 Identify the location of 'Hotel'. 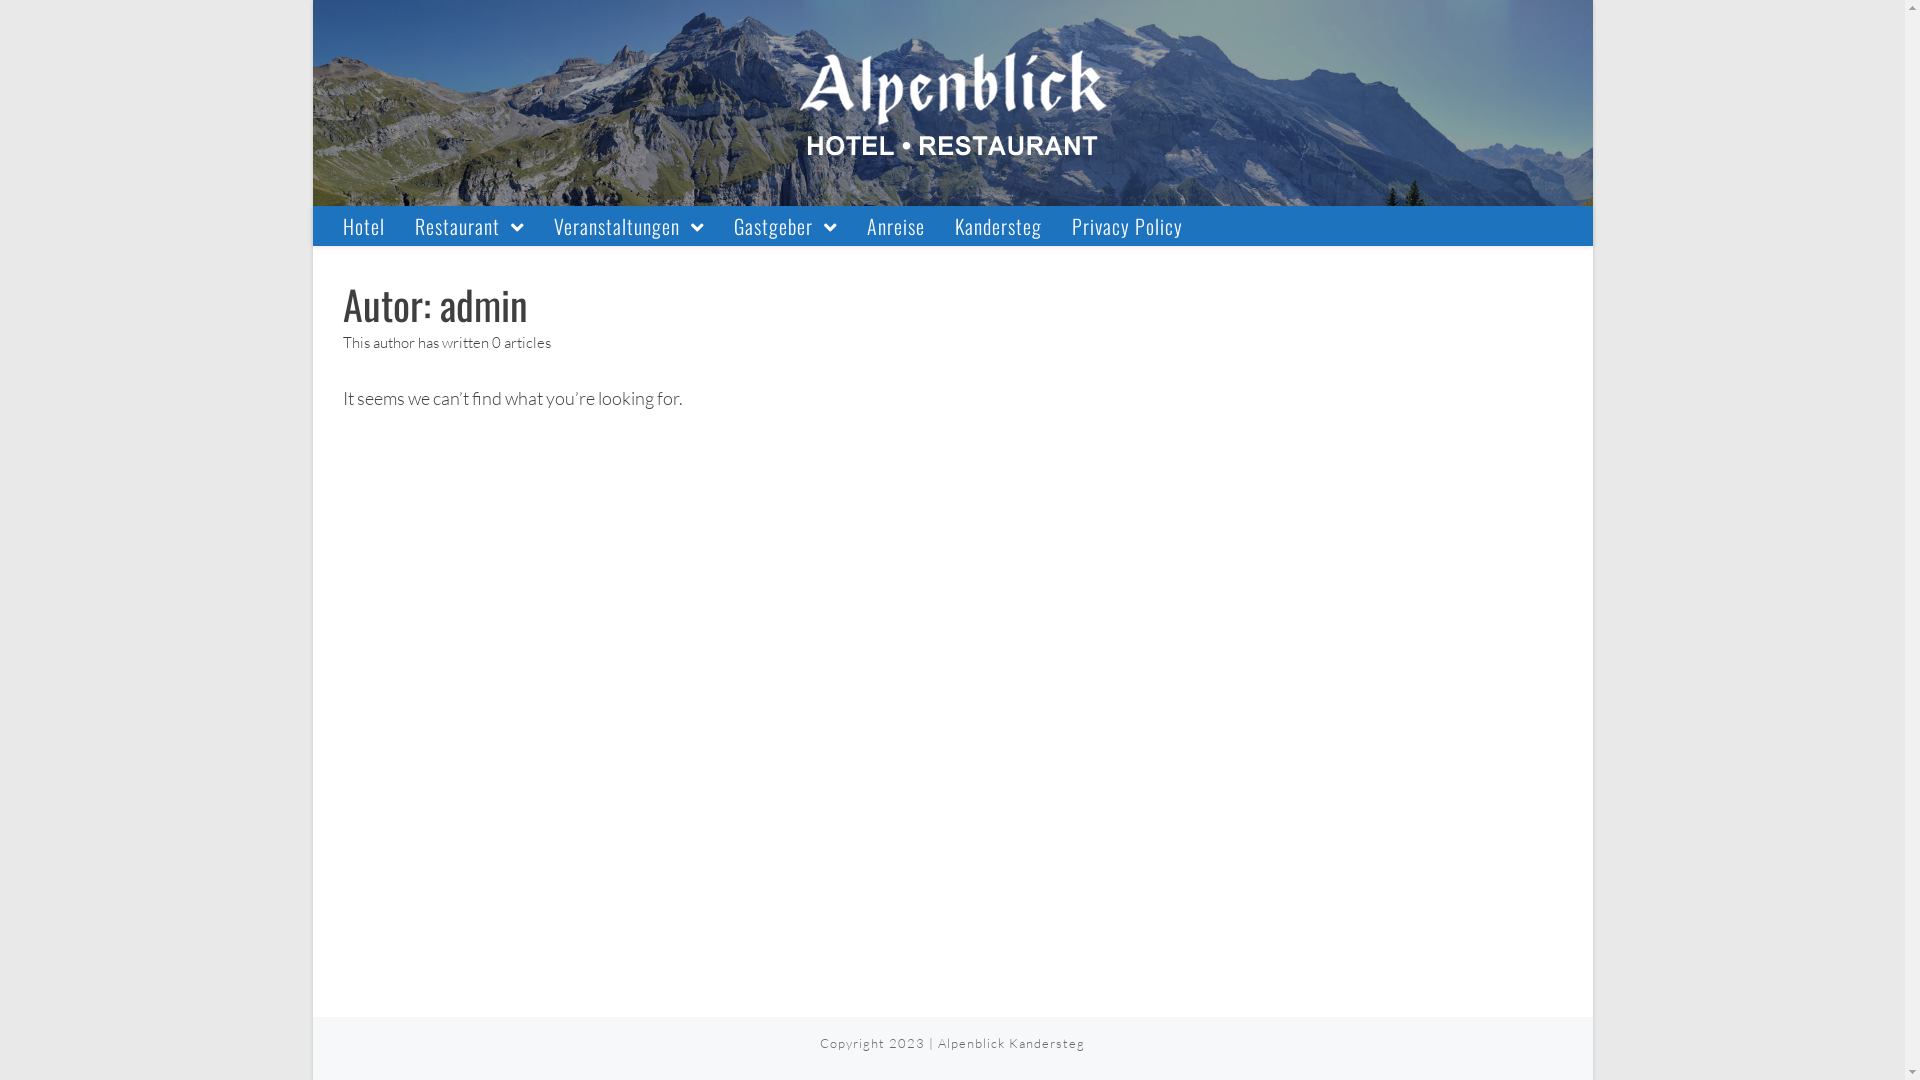
(364, 225).